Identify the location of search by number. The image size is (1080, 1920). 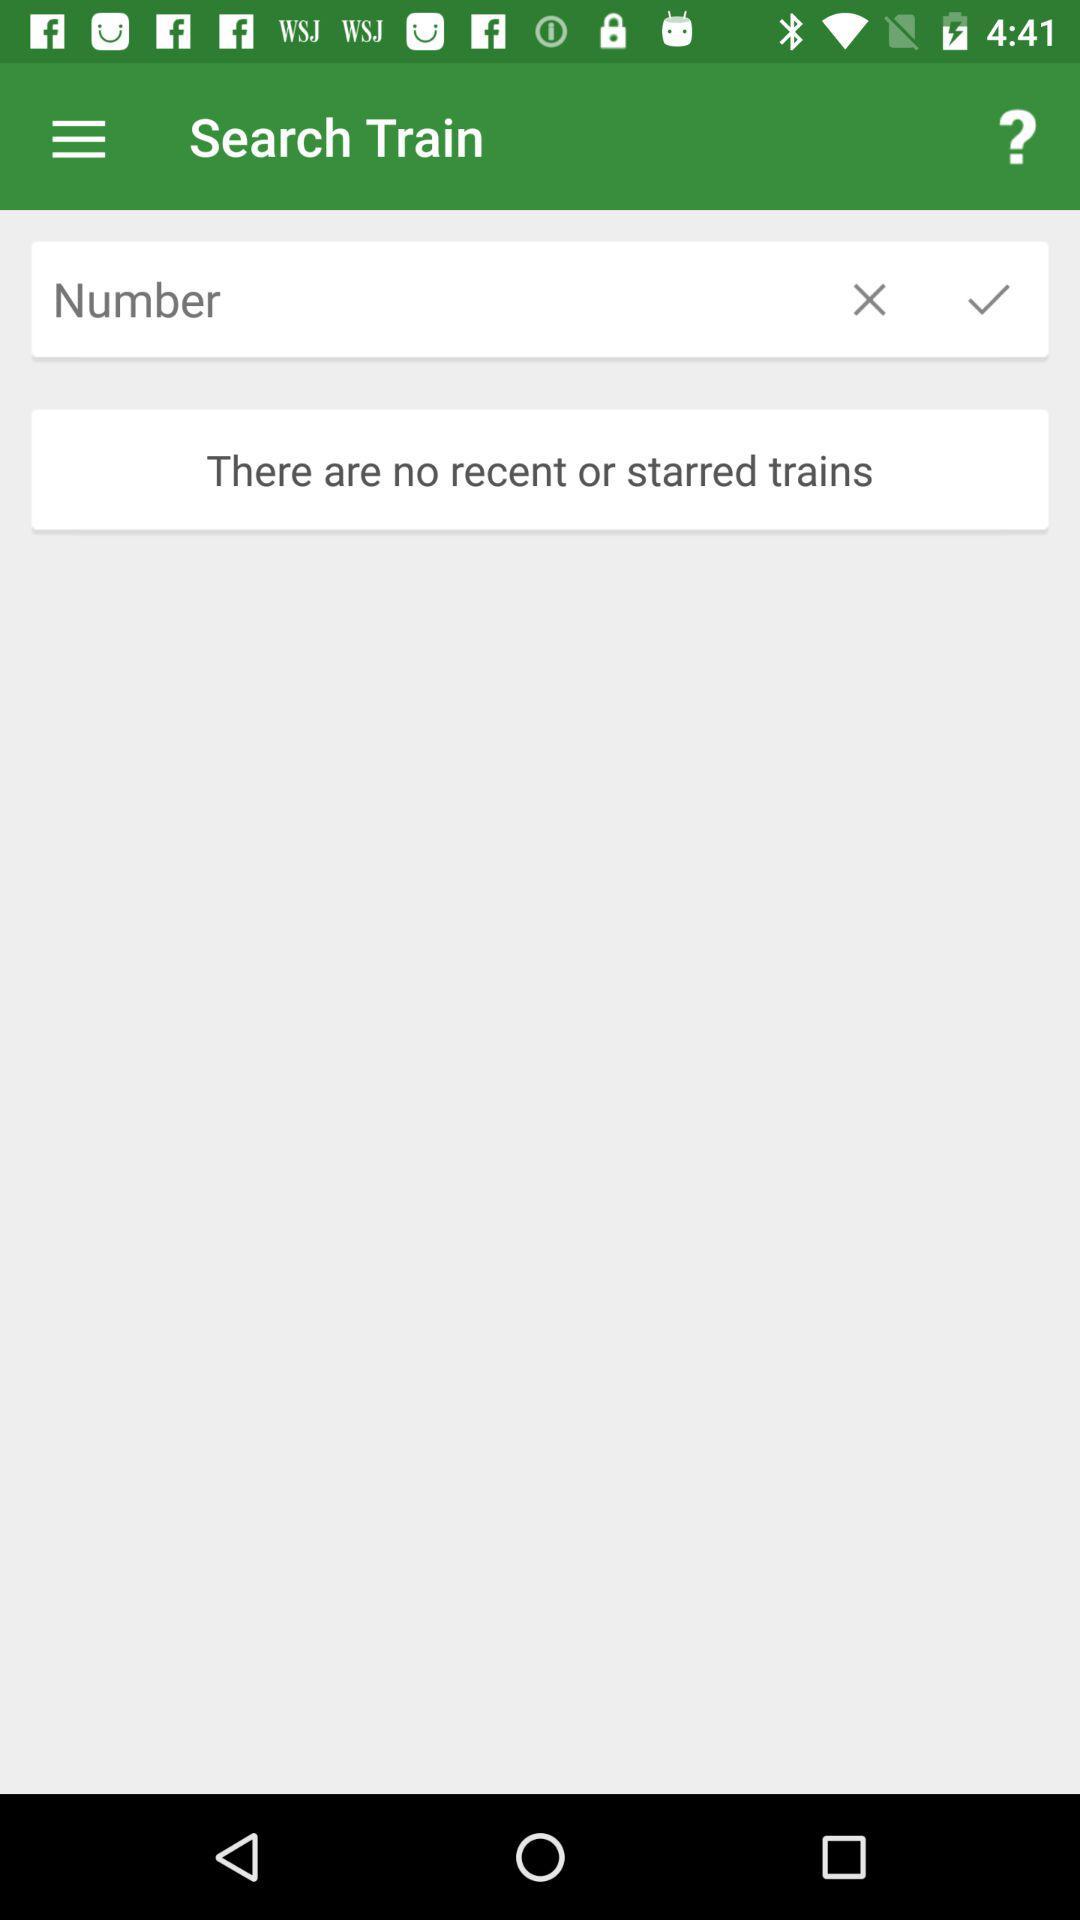
(419, 298).